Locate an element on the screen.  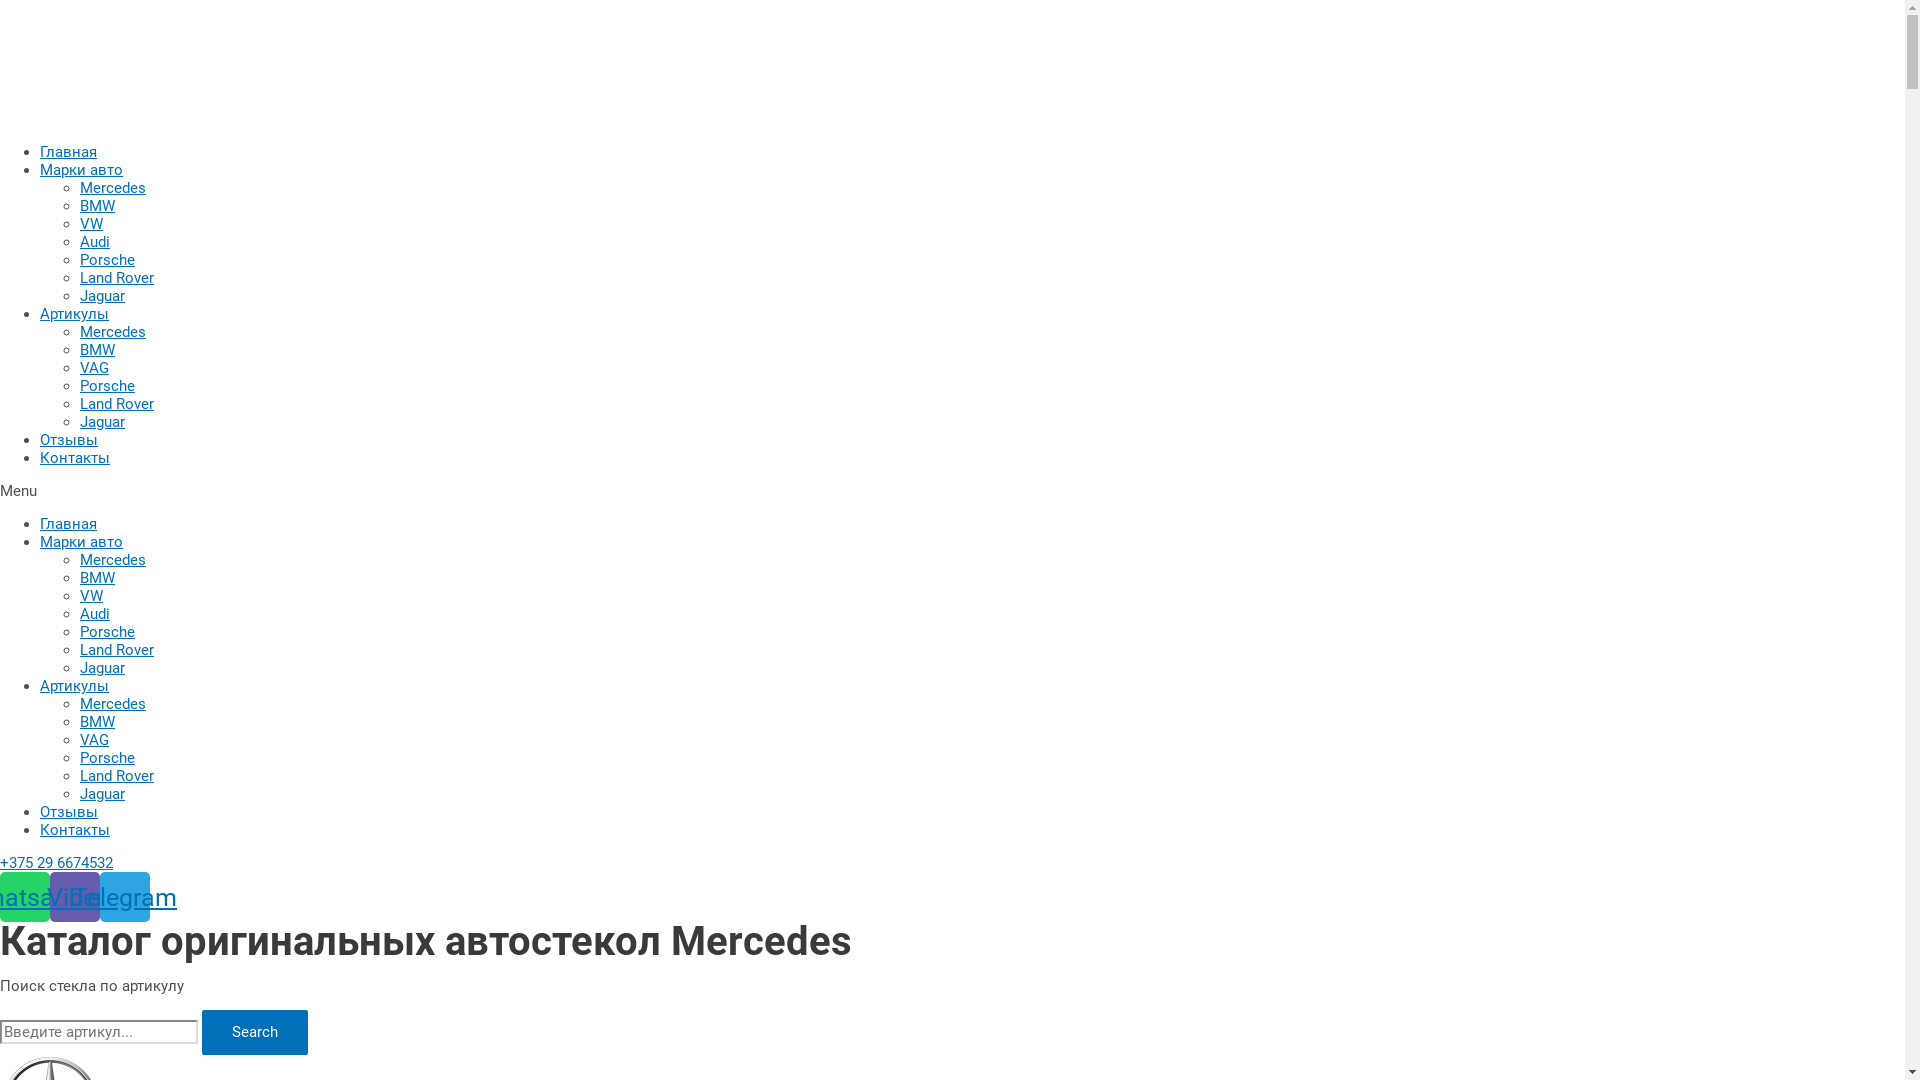
'Jaguar' is located at coordinates (101, 420).